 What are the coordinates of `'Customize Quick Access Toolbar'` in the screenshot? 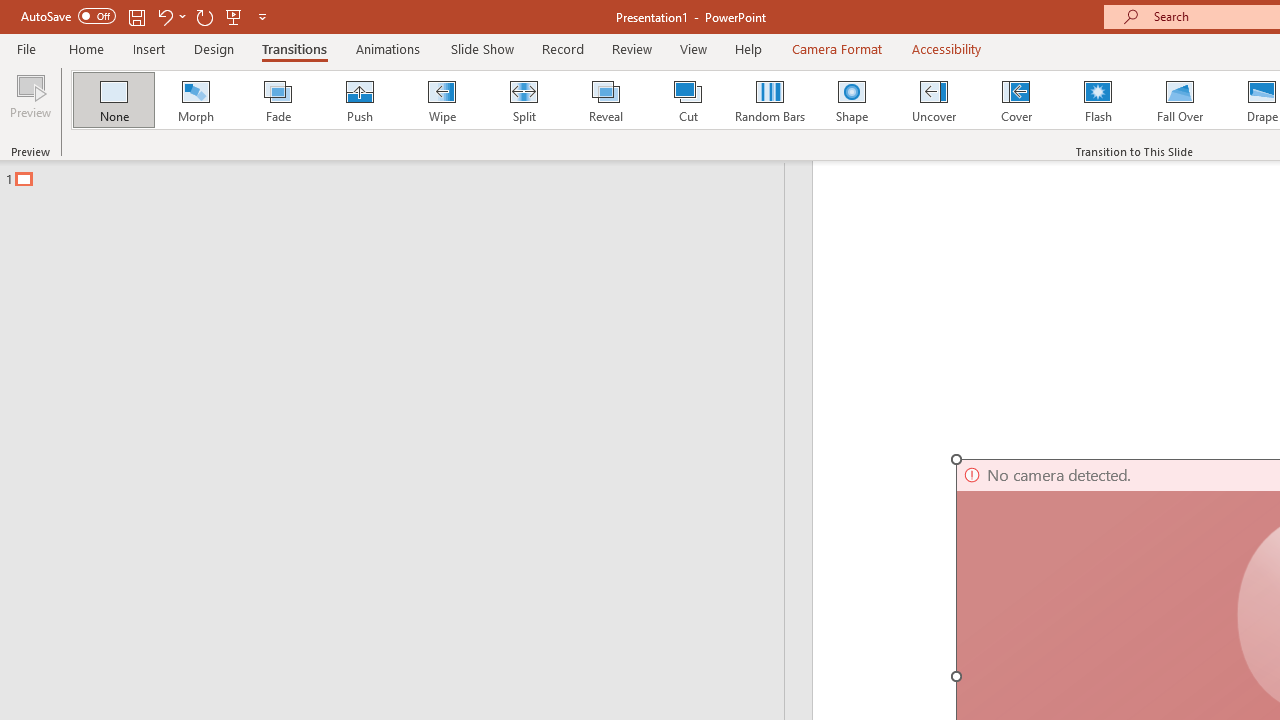 It's located at (262, 16).